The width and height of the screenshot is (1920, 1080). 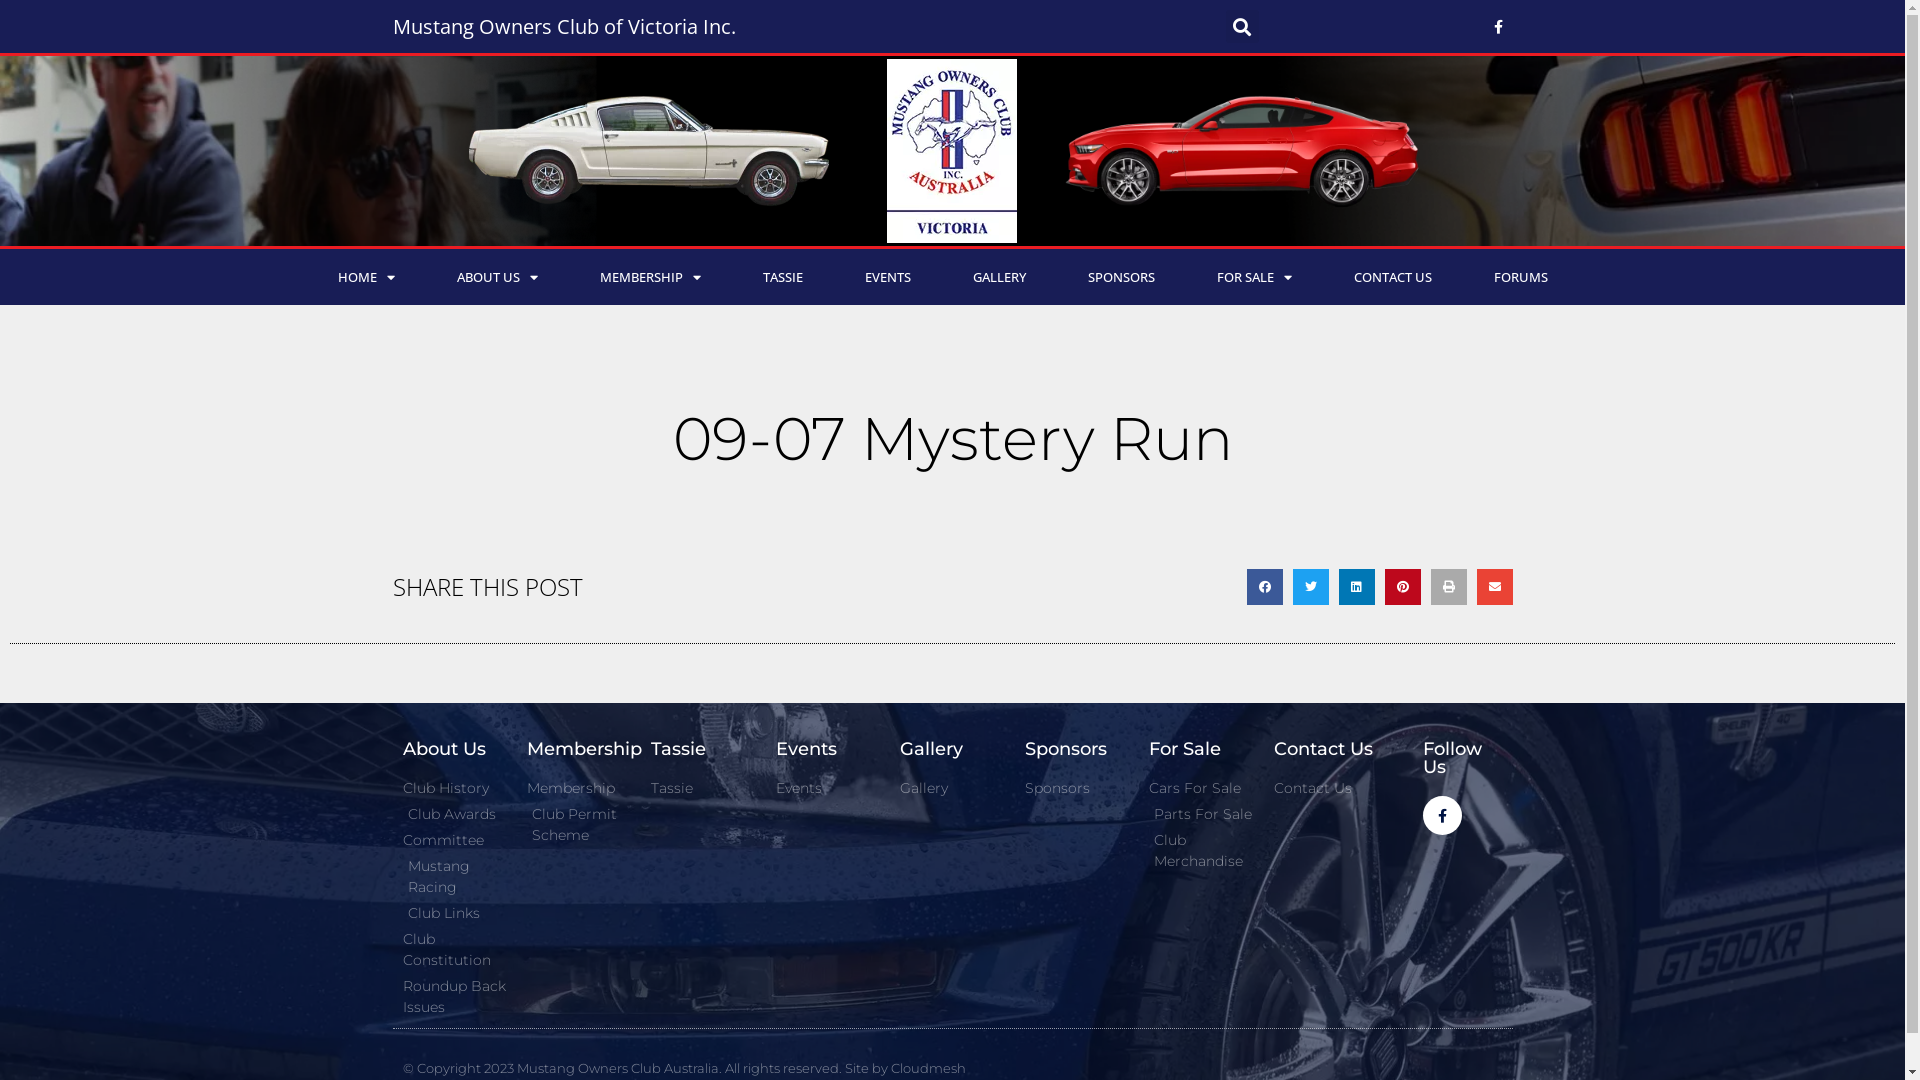 I want to click on 'Club Permit Scheme', so click(x=527, y=825).